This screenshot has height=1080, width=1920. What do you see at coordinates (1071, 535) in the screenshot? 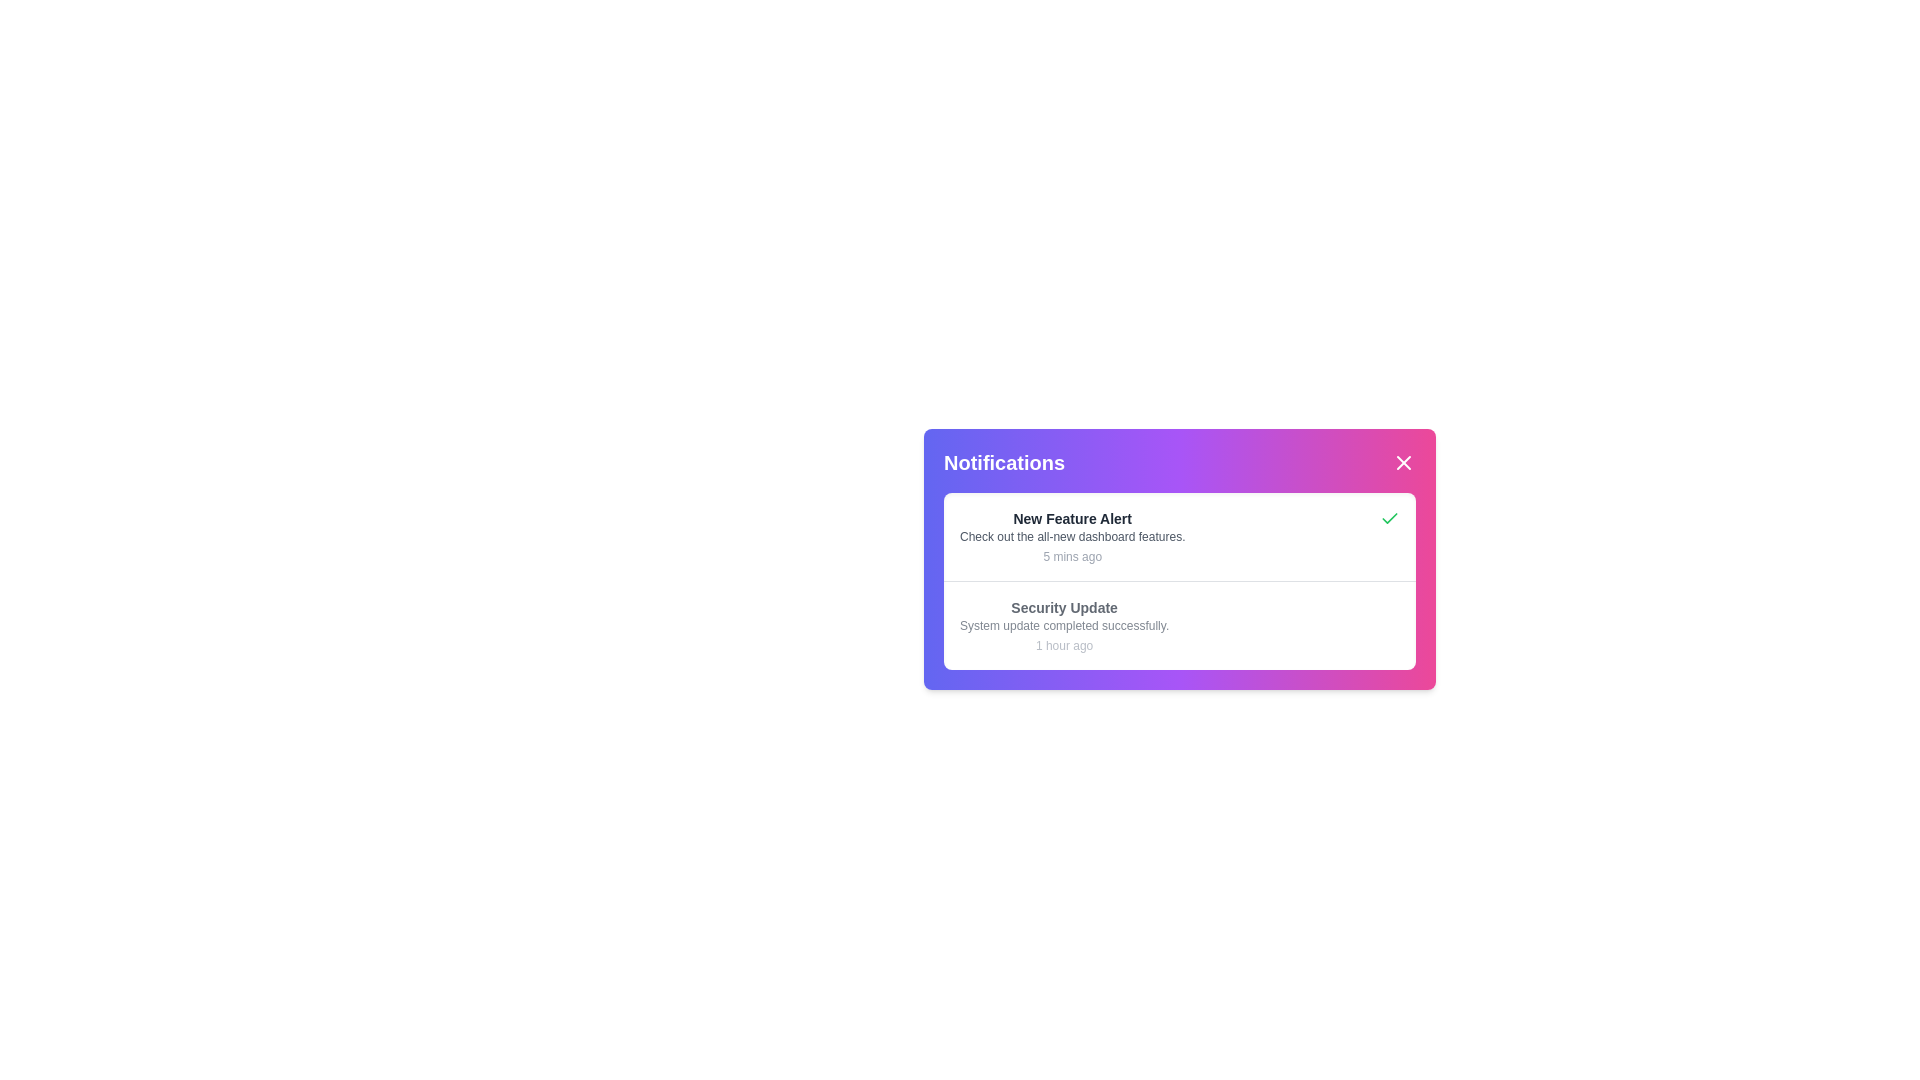
I see `the text label displaying the message 'Check out the all-new dashboard features.' located below the 'New Feature Alert' heading within the notification card` at bounding box center [1071, 535].